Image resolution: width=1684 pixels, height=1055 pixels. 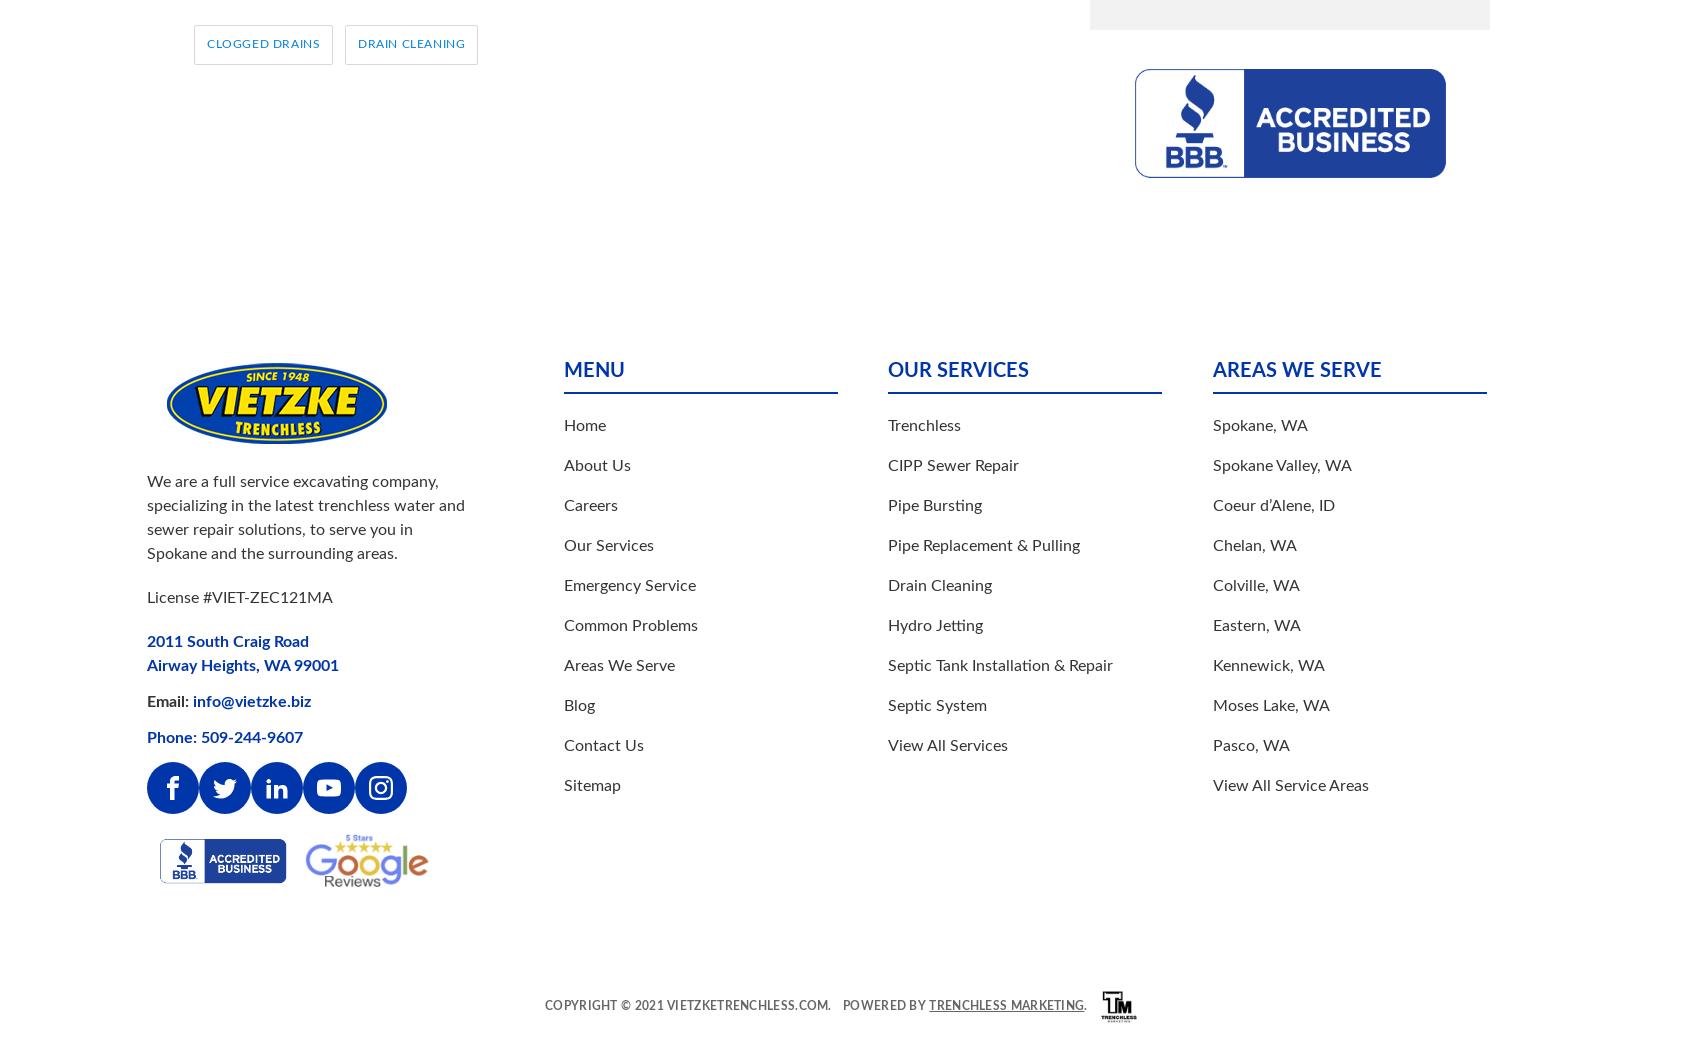 What do you see at coordinates (1254, 544) in the screenshot?
I see `'Chelan, WA'` at bounding box center [1254, 544].